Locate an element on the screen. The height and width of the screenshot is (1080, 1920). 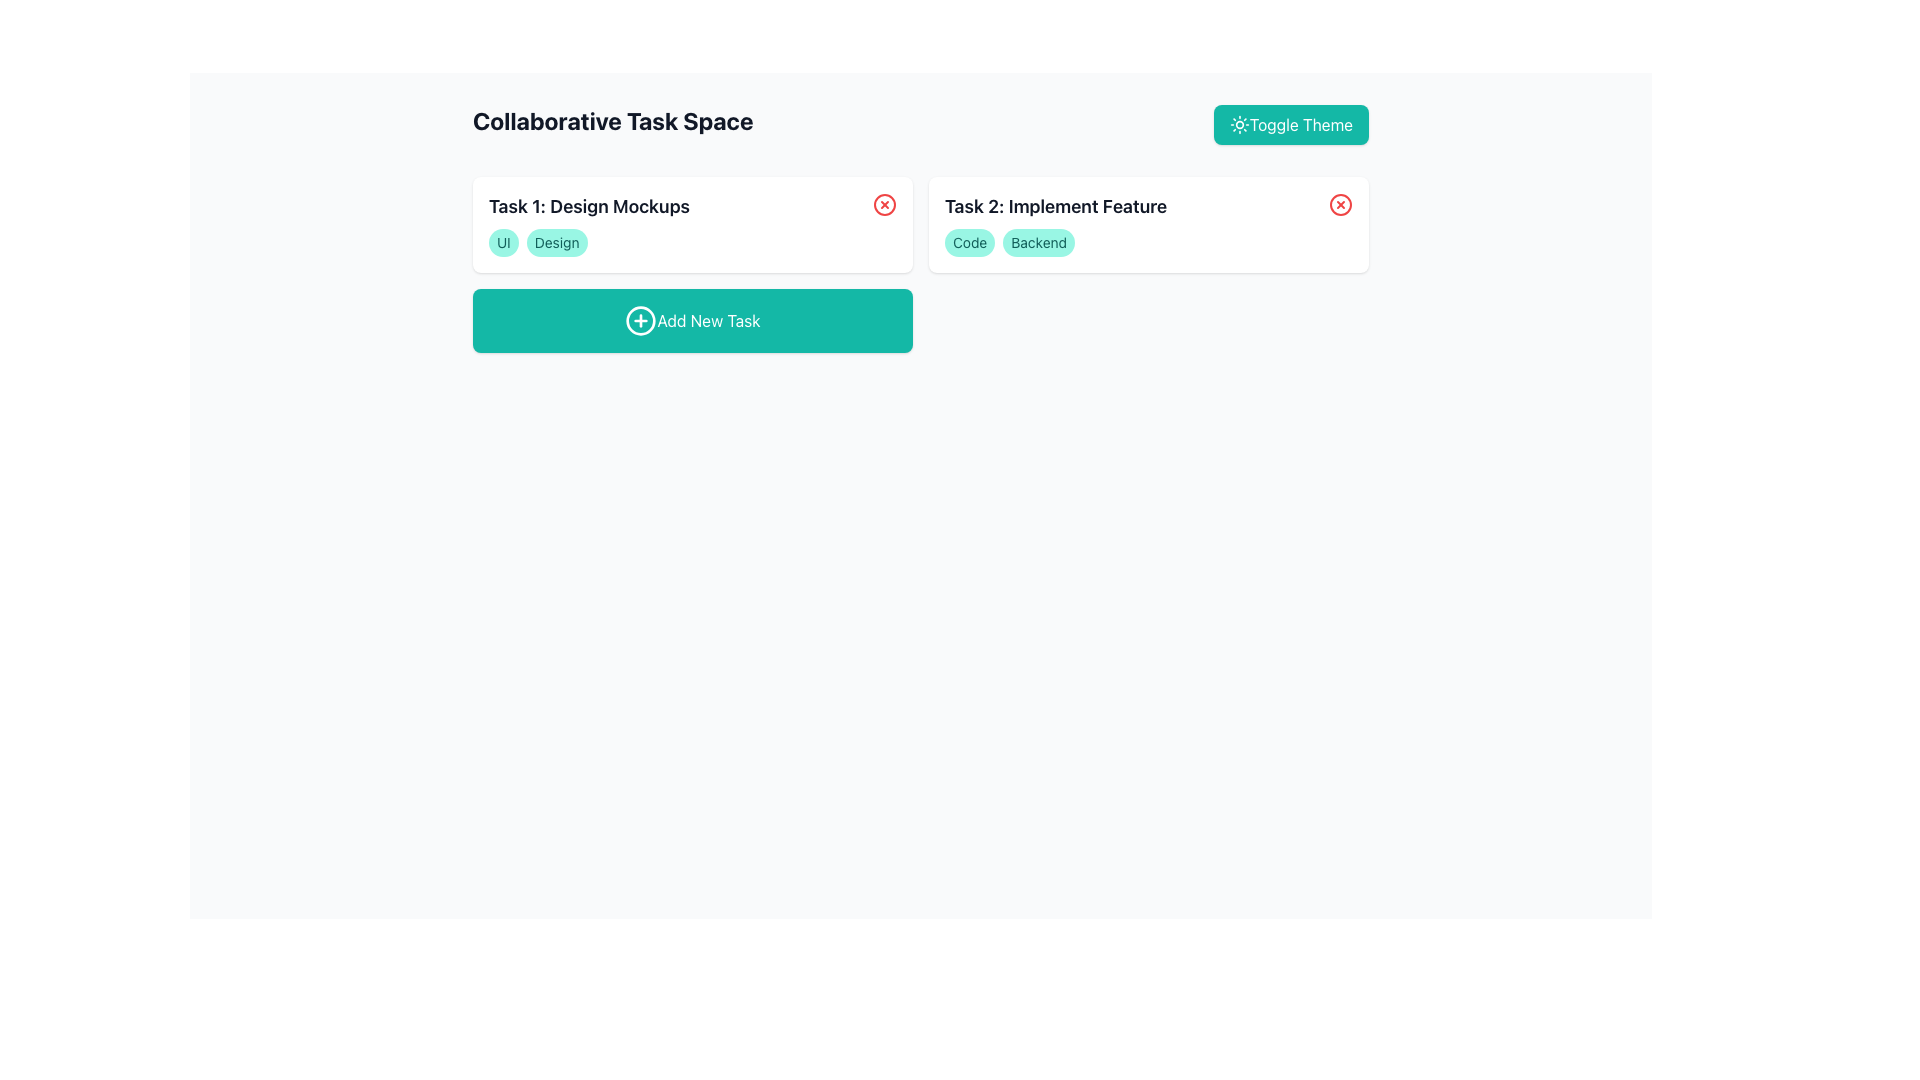
the first label with a teal background and bold text reading 'UI' within the card labeled 'Task 1: Design Mockups' is located at coordinates (503, 242).